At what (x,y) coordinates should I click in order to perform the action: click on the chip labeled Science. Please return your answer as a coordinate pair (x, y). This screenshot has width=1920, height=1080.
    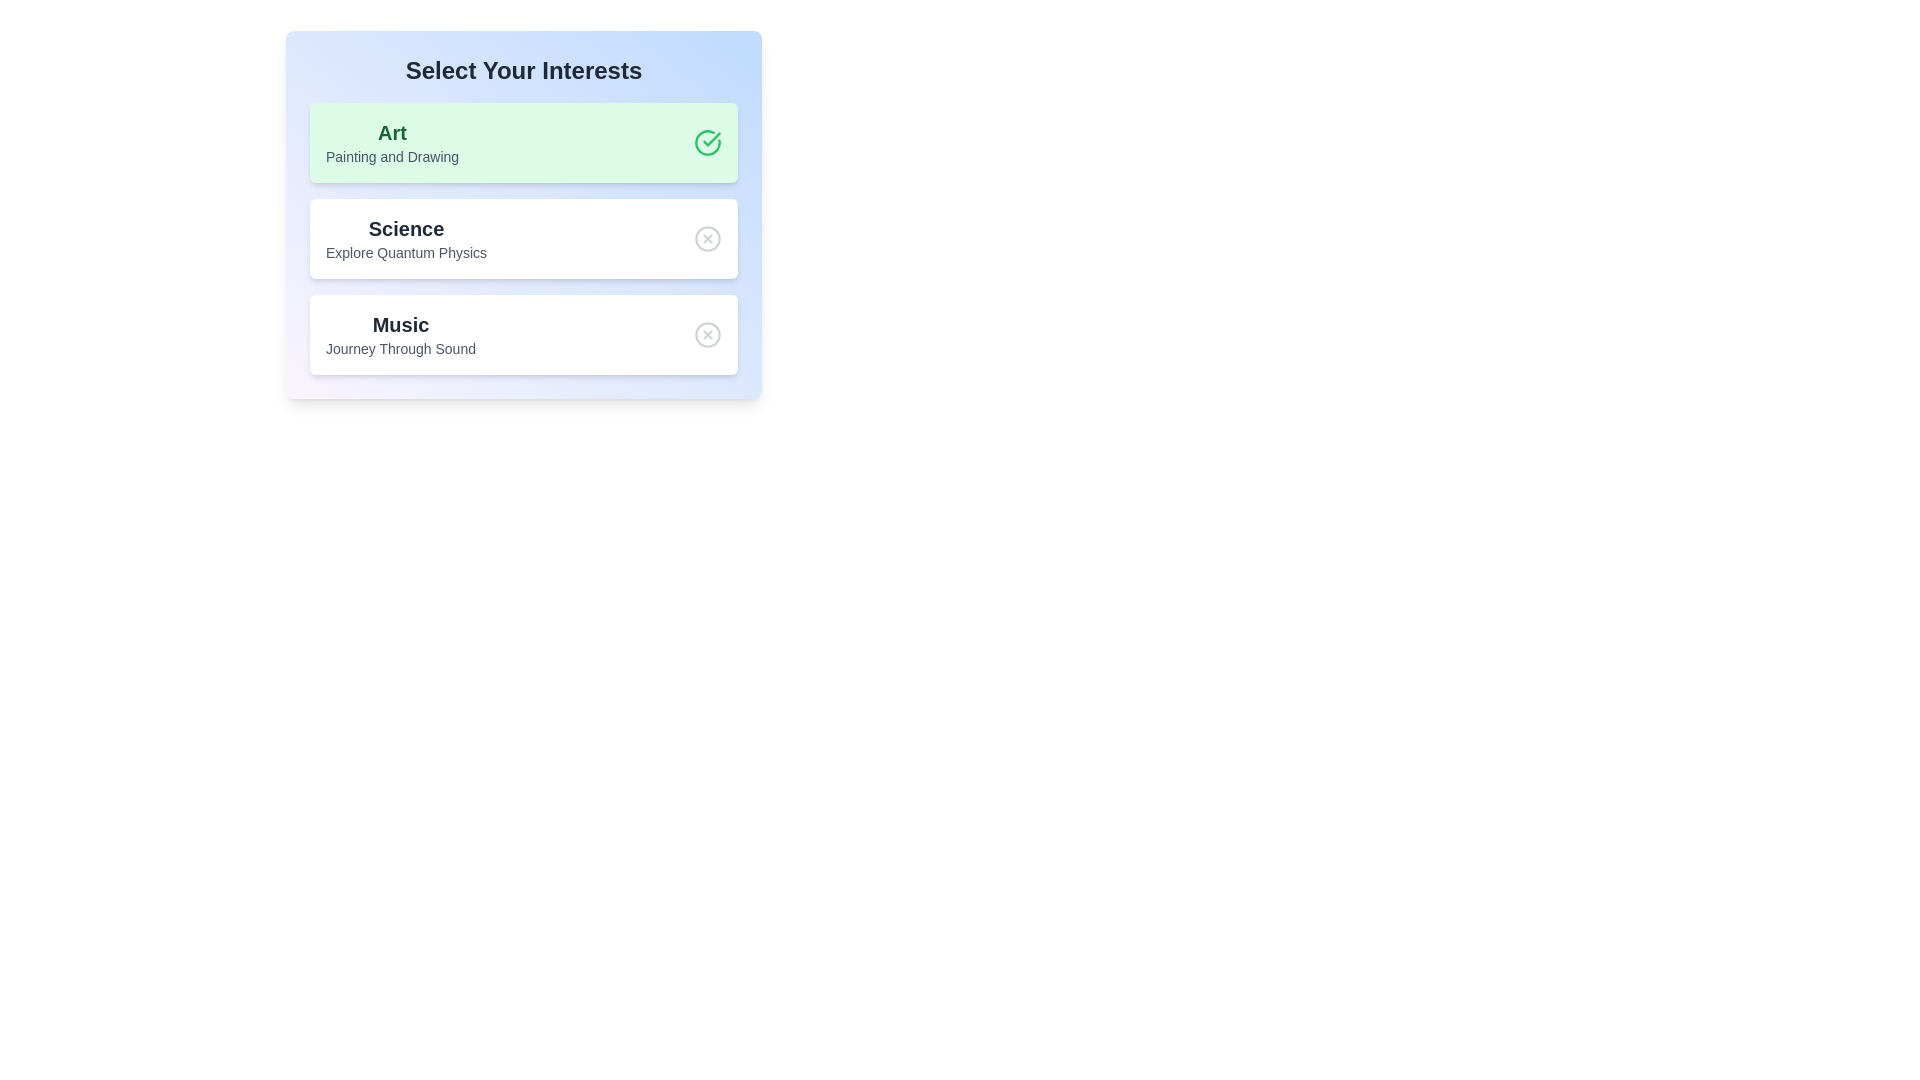
    Looking at the image, I should click on (523, 238).